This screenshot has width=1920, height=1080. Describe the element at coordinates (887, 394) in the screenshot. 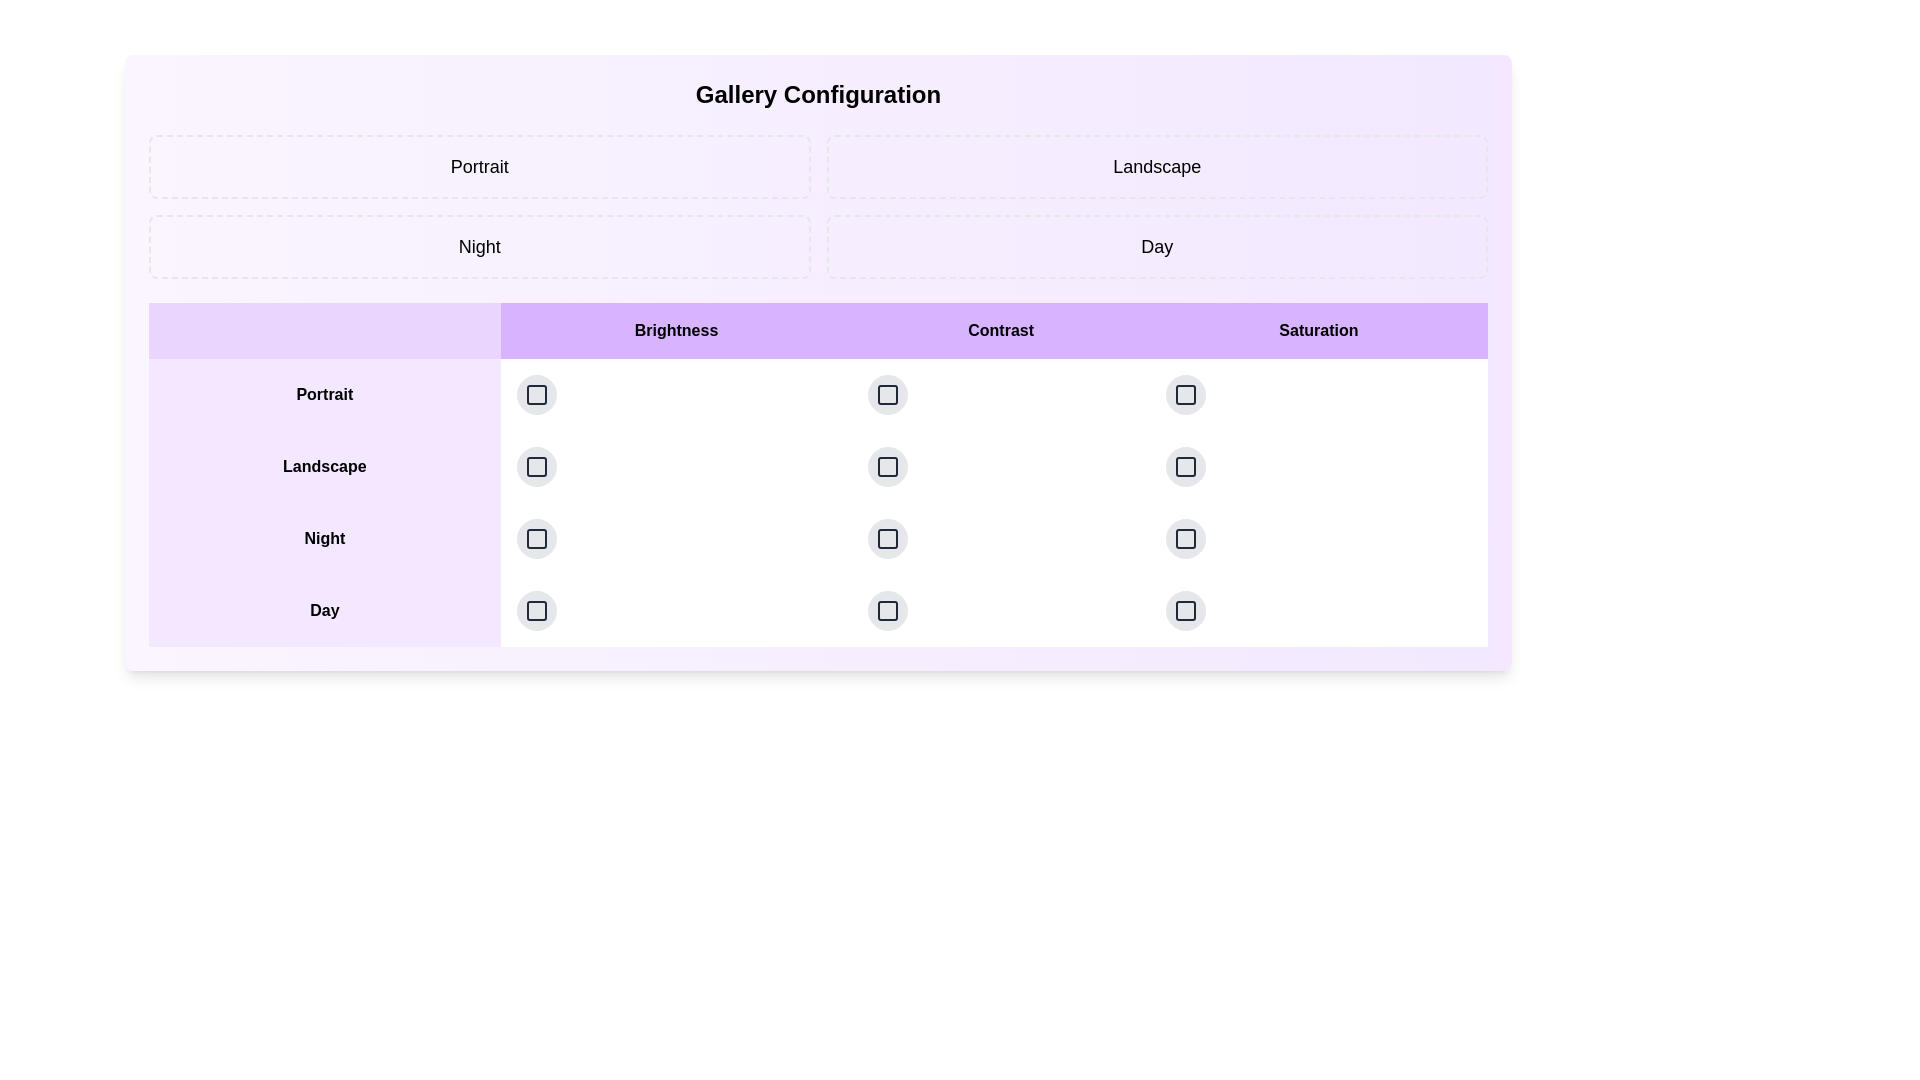

I see `the interactive checkbox button for the 'Contrast' setting located in the second column of the 'Gallery Configuration' table, to interact via keyboard` at that location.